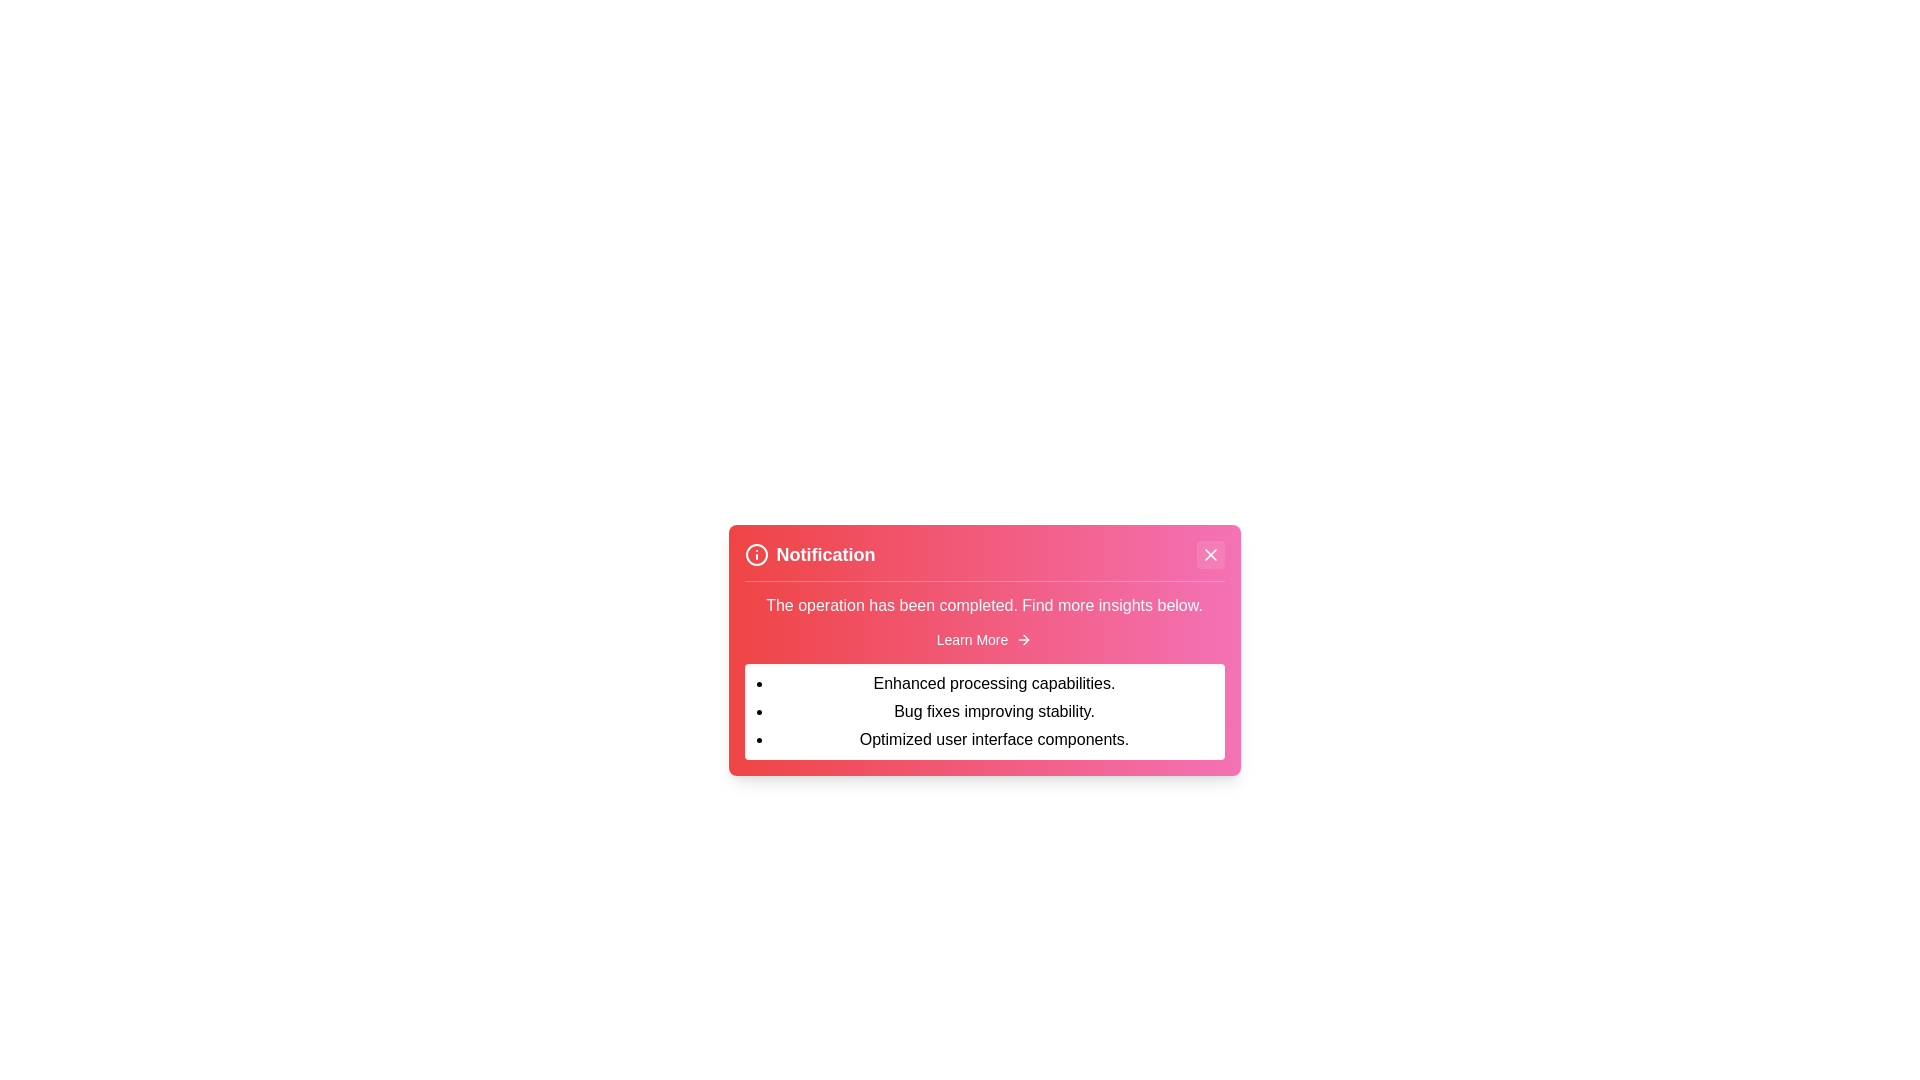 This screenshot has height=1080, width=1920. What do you see at coordinates (984, 640) in the screenshot?
I see `the 'Learn More' button to toggle the expanded details` at bounding box center [984, 640].